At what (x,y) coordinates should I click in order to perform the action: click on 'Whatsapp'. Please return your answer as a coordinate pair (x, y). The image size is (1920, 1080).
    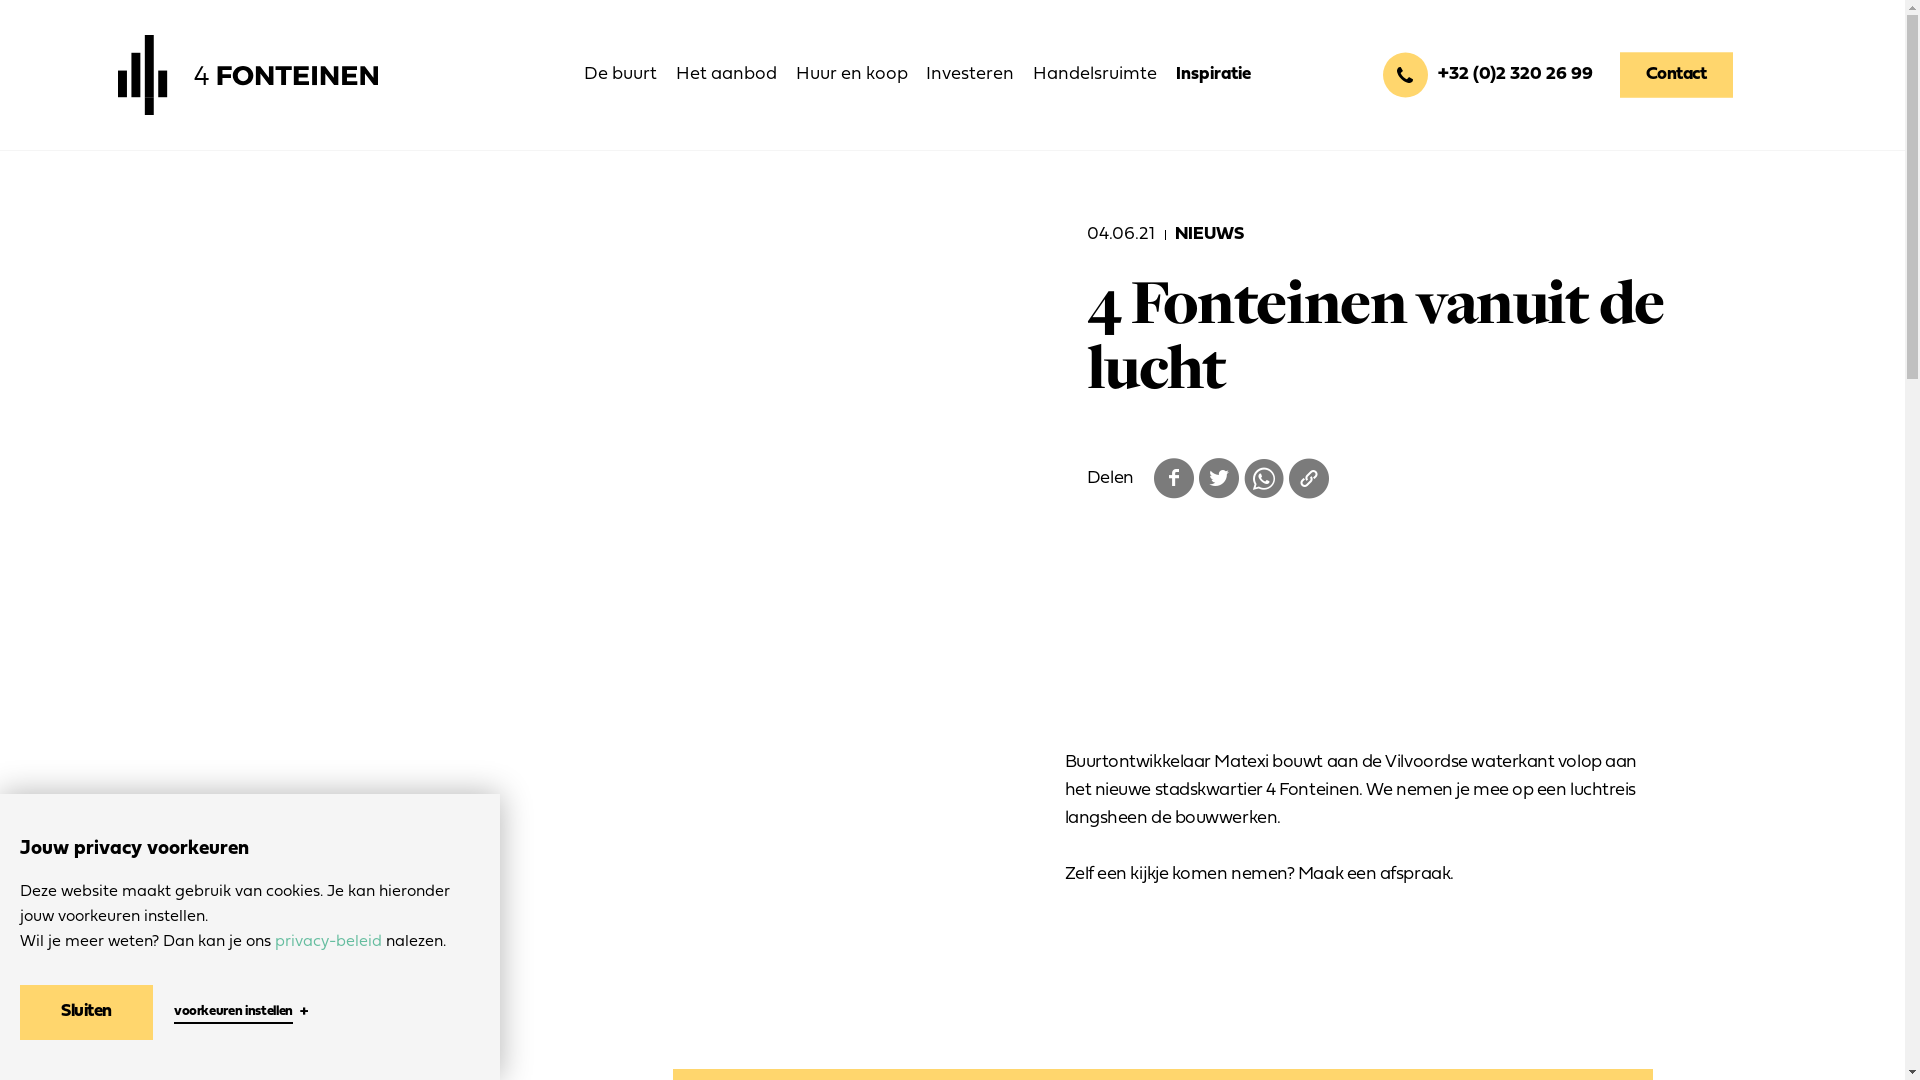
    Looking at the image, I should click on (1262, 478).